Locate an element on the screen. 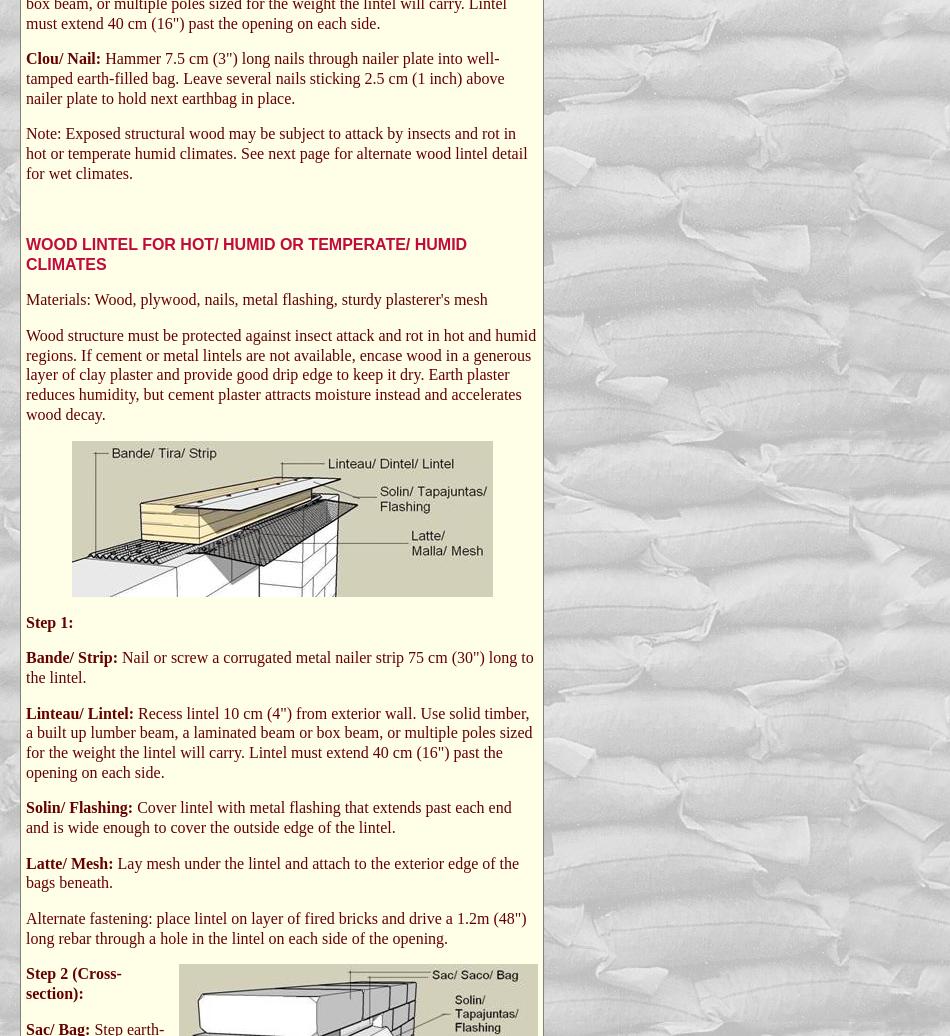 The height and width of the screenshot is (1036, 950). 'Materials: Wood, plywood, nails, metal flashing, sturdy plasterer's mesh' is located at coordinates (255, 299).